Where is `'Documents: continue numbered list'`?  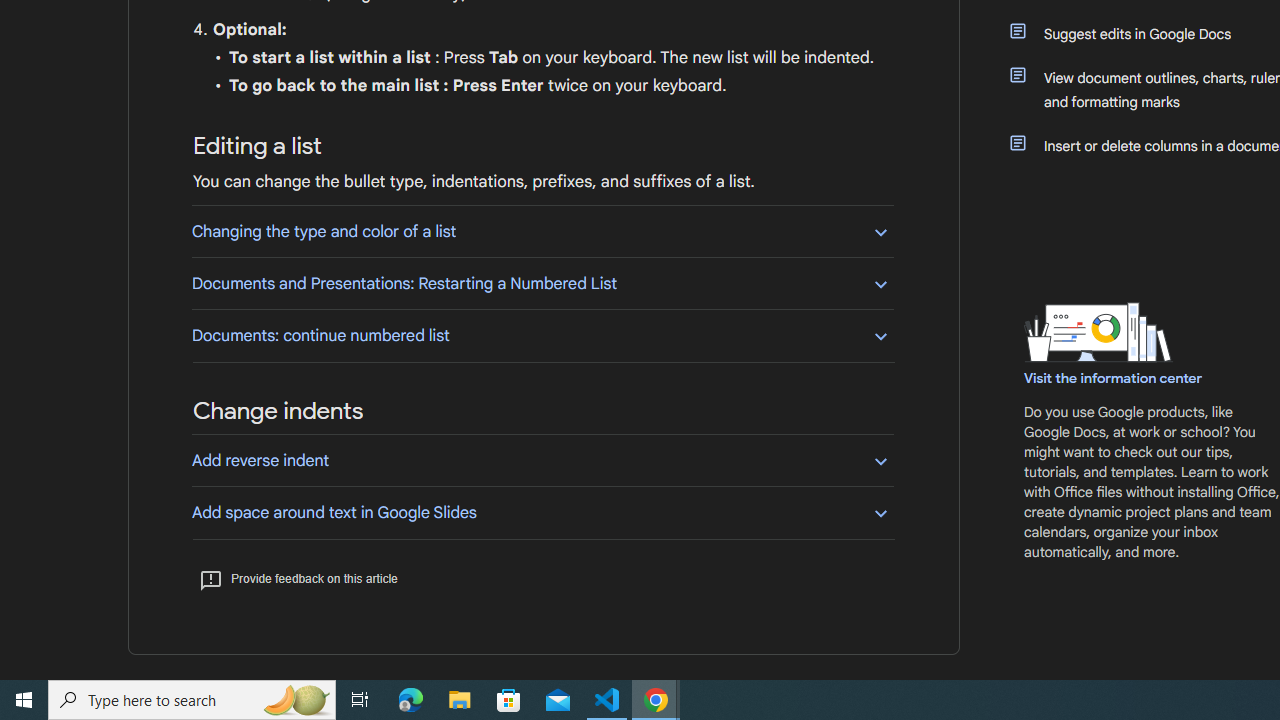
'Documents: continue numbered list' is located at coordinates (542, 334).